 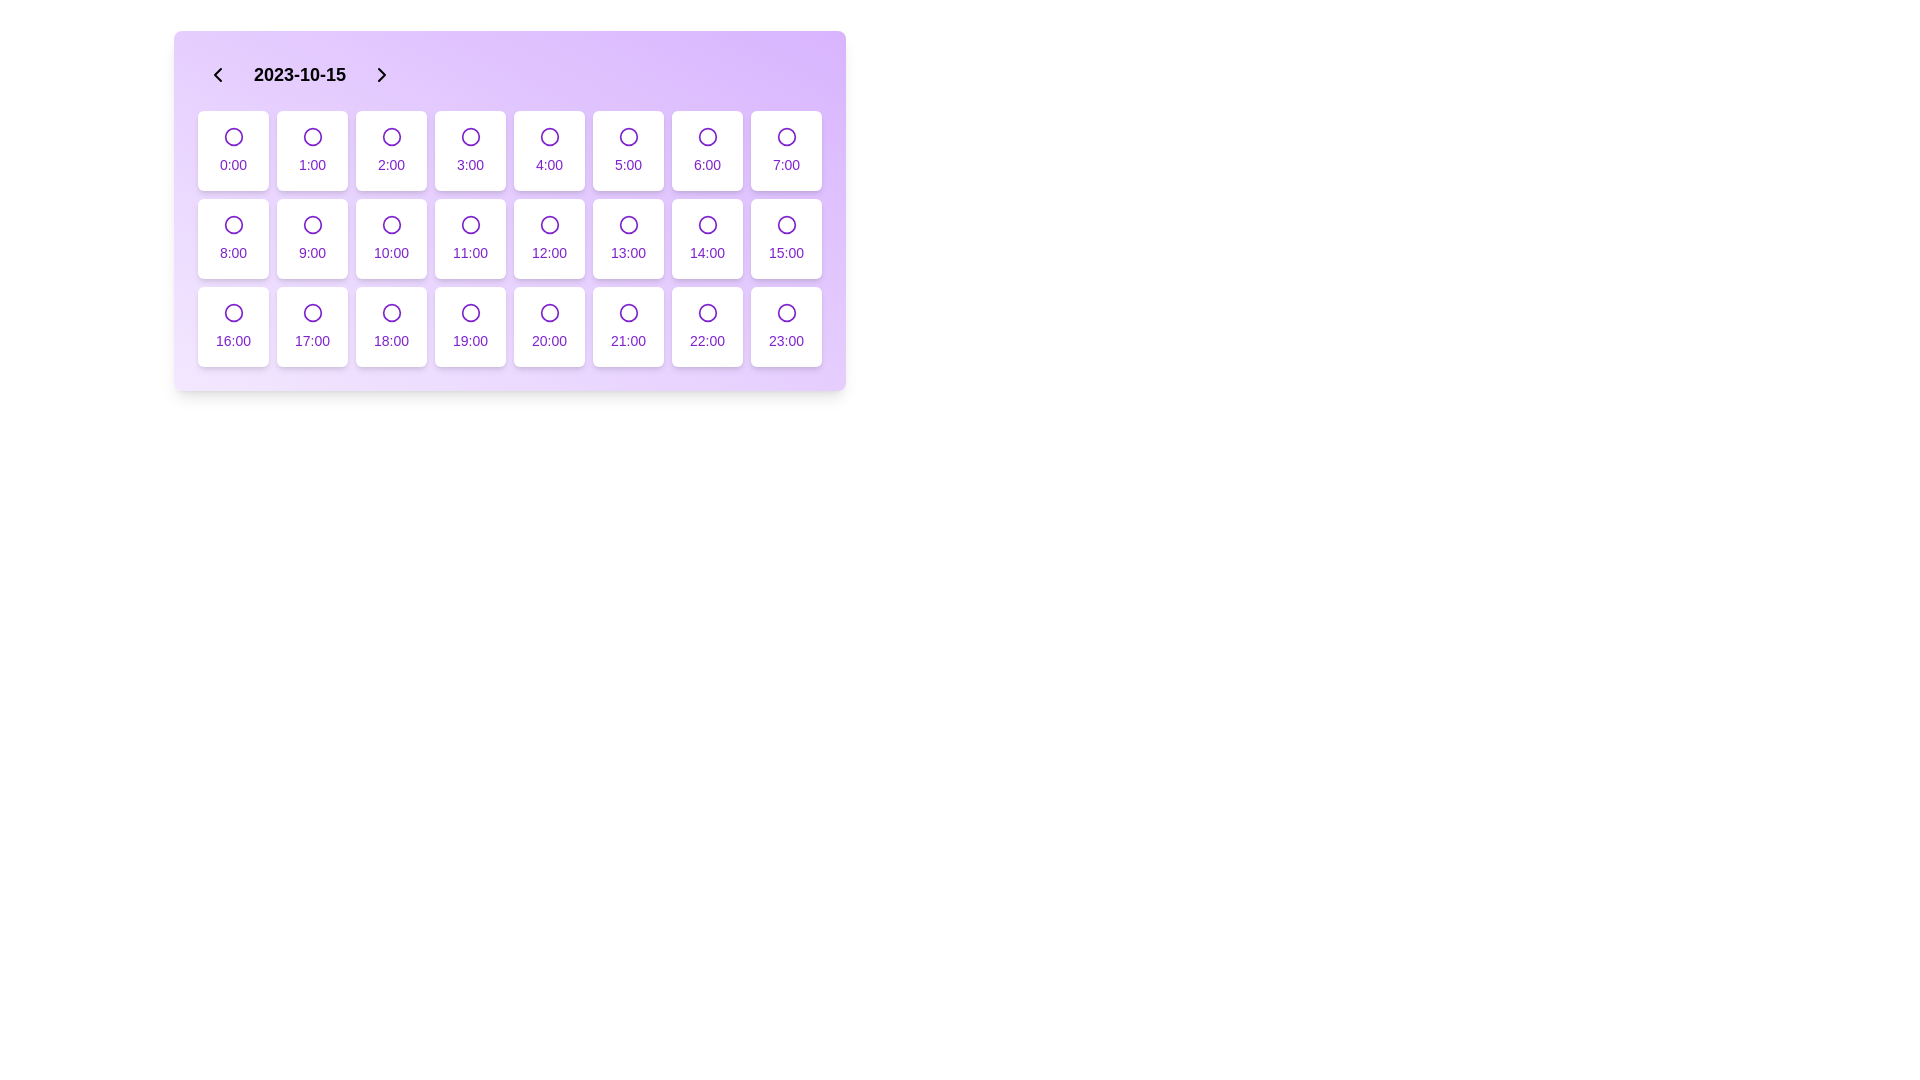 I want to click on the SVG circle selection indicator for the time slot '0:00' located in the top-left corner of the grid under '2023-10-15', so click(x=233, y=136).